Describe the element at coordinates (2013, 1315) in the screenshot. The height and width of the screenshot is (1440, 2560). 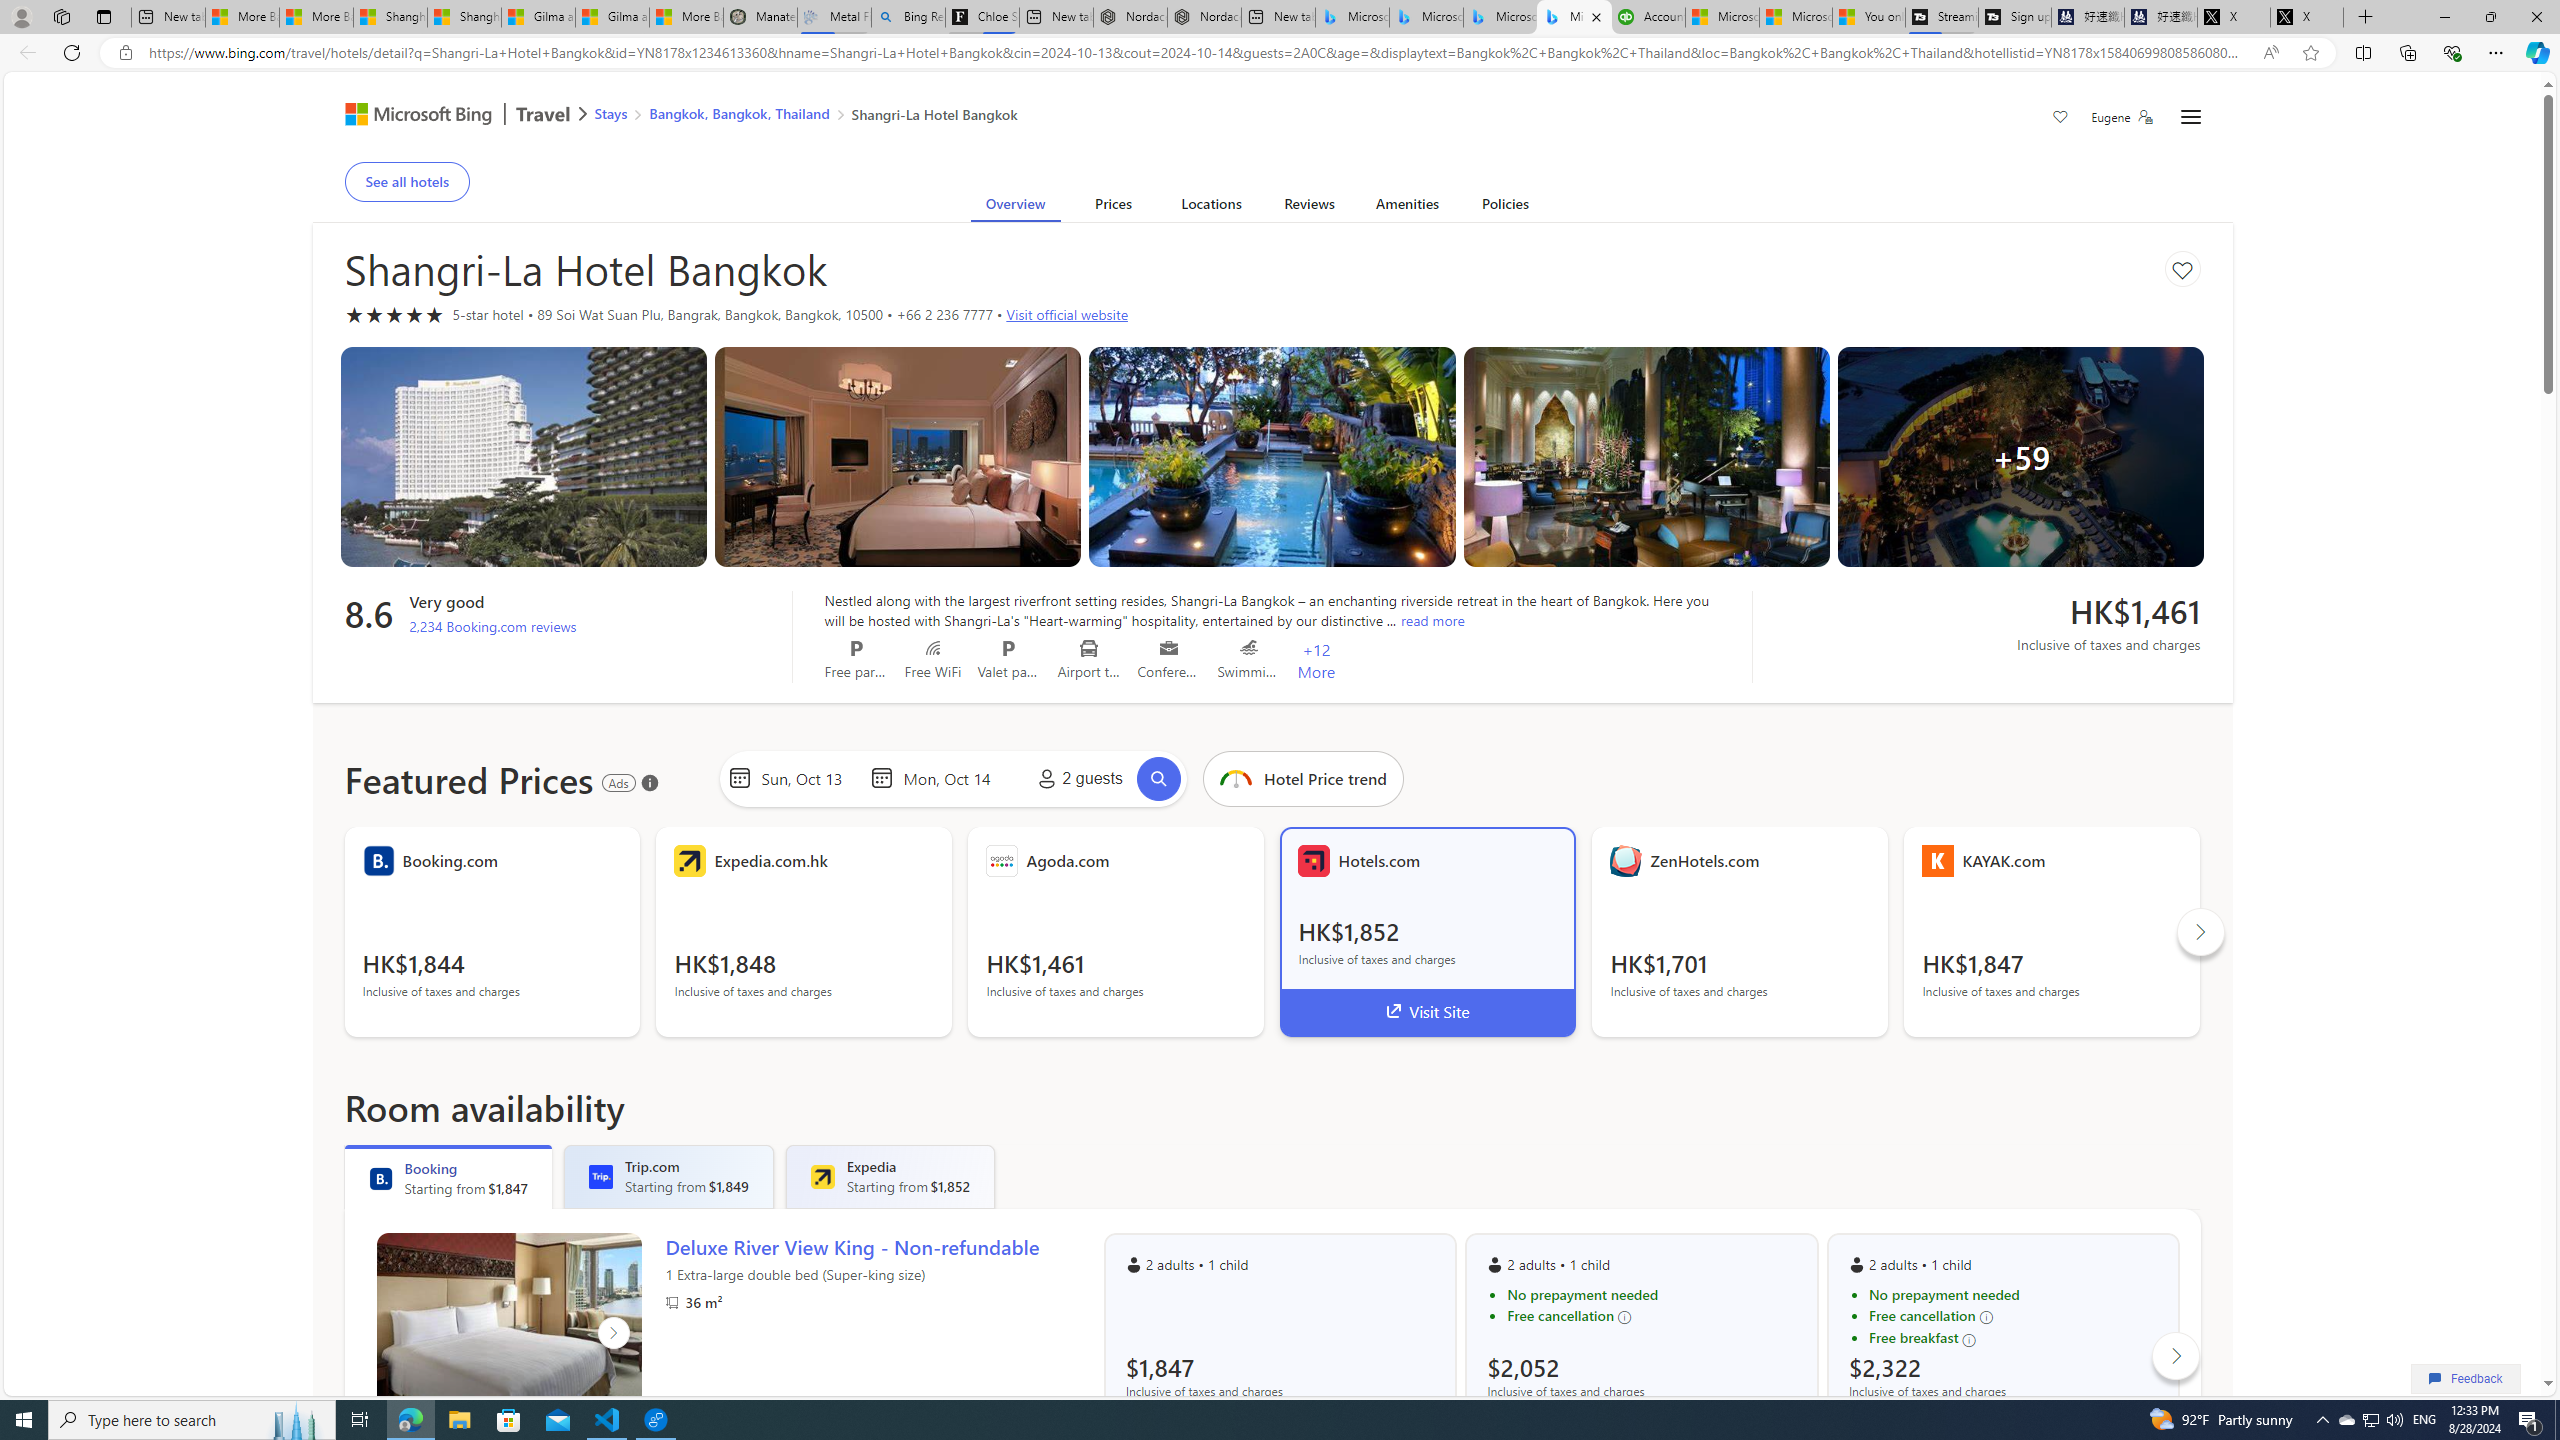
I see `'Free cancellation'` at that location.